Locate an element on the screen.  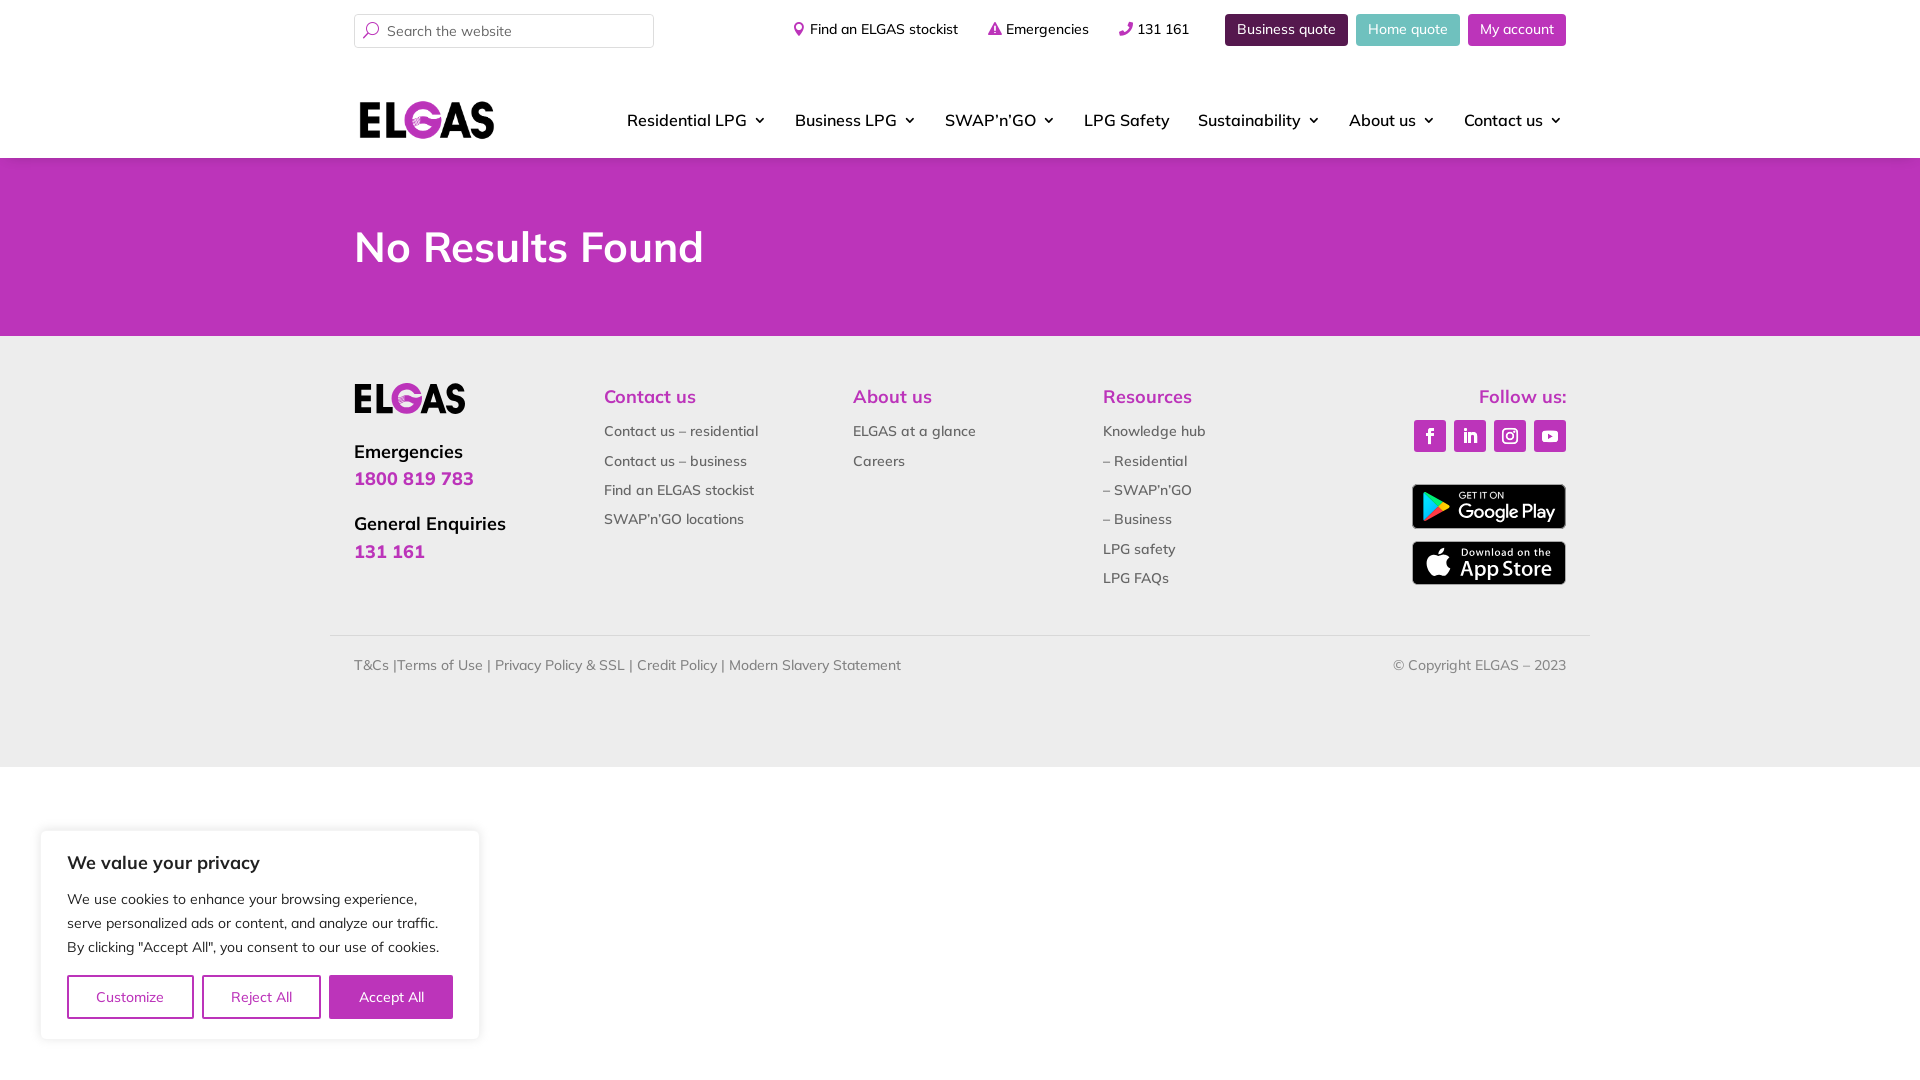
'Accept All' is located at coordinates (390, 996).